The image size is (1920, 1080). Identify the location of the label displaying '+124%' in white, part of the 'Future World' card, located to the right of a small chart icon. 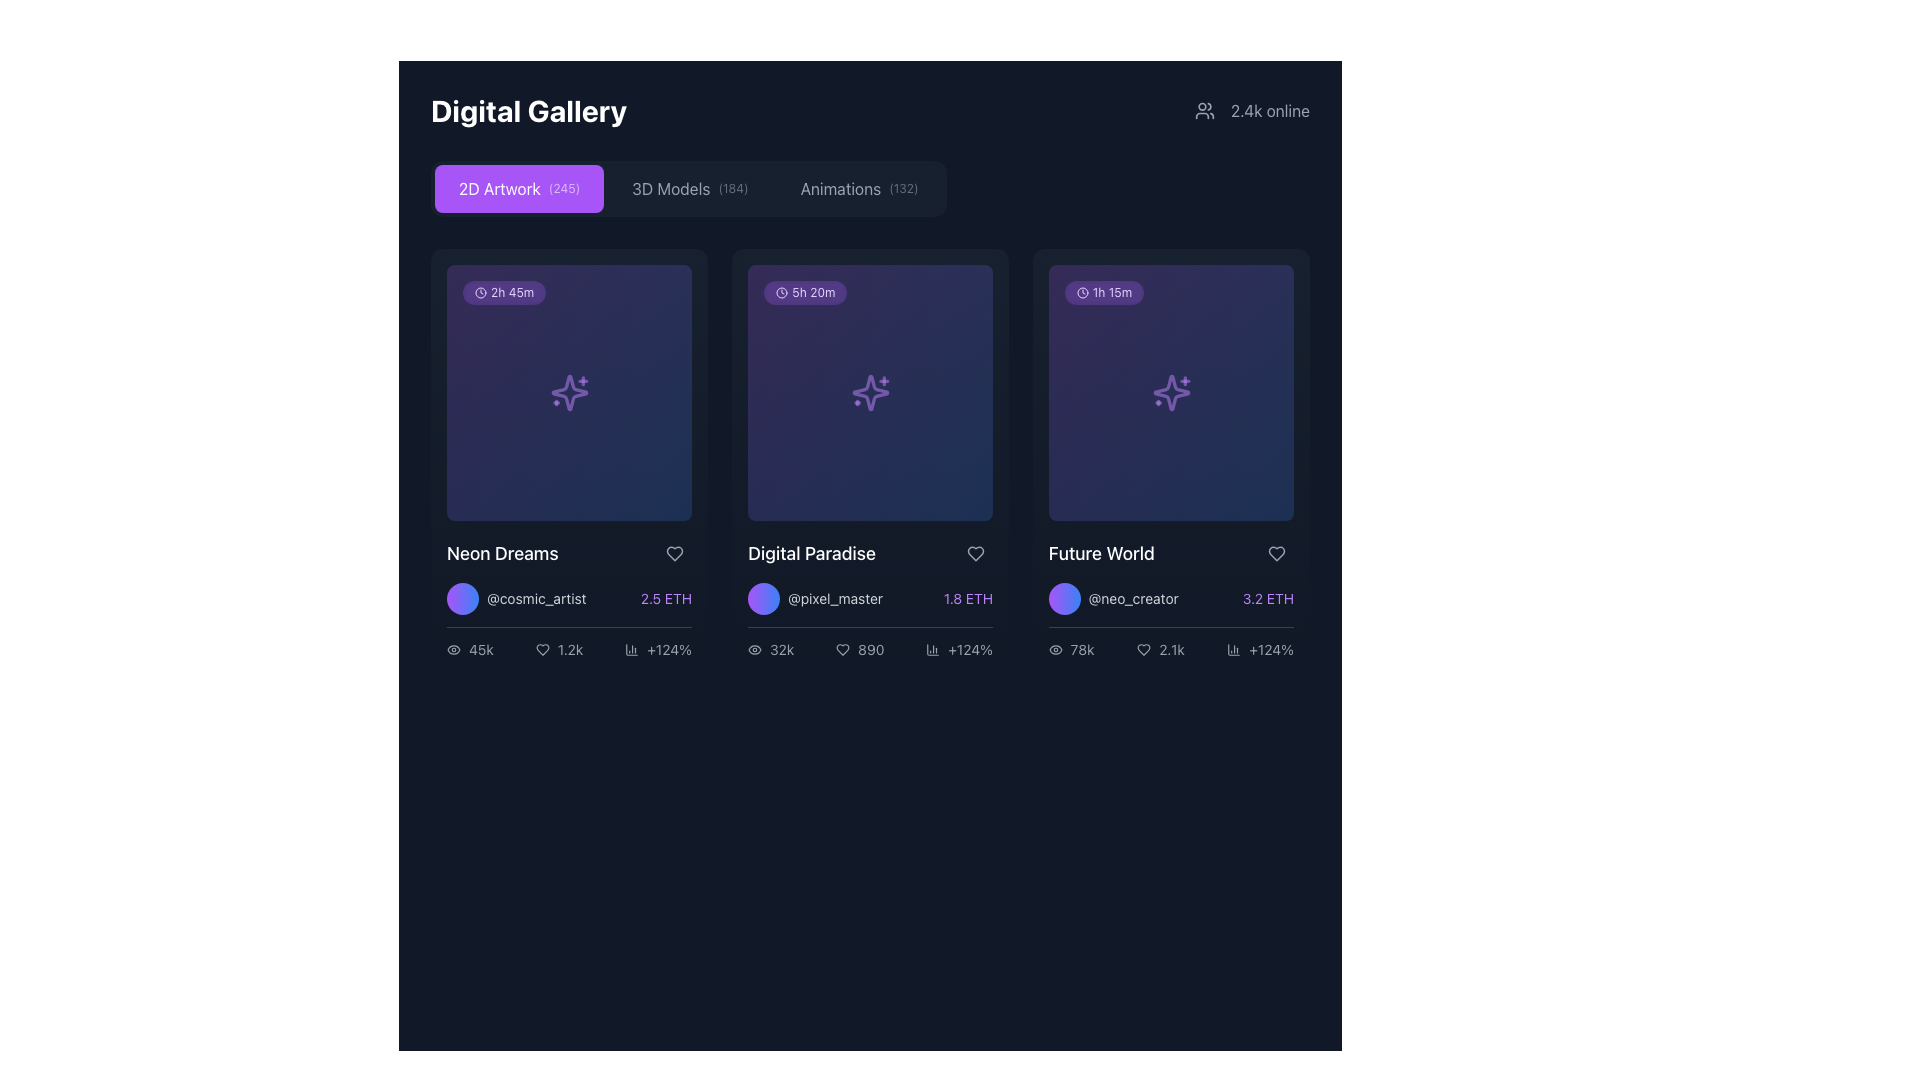
(1270, 650).